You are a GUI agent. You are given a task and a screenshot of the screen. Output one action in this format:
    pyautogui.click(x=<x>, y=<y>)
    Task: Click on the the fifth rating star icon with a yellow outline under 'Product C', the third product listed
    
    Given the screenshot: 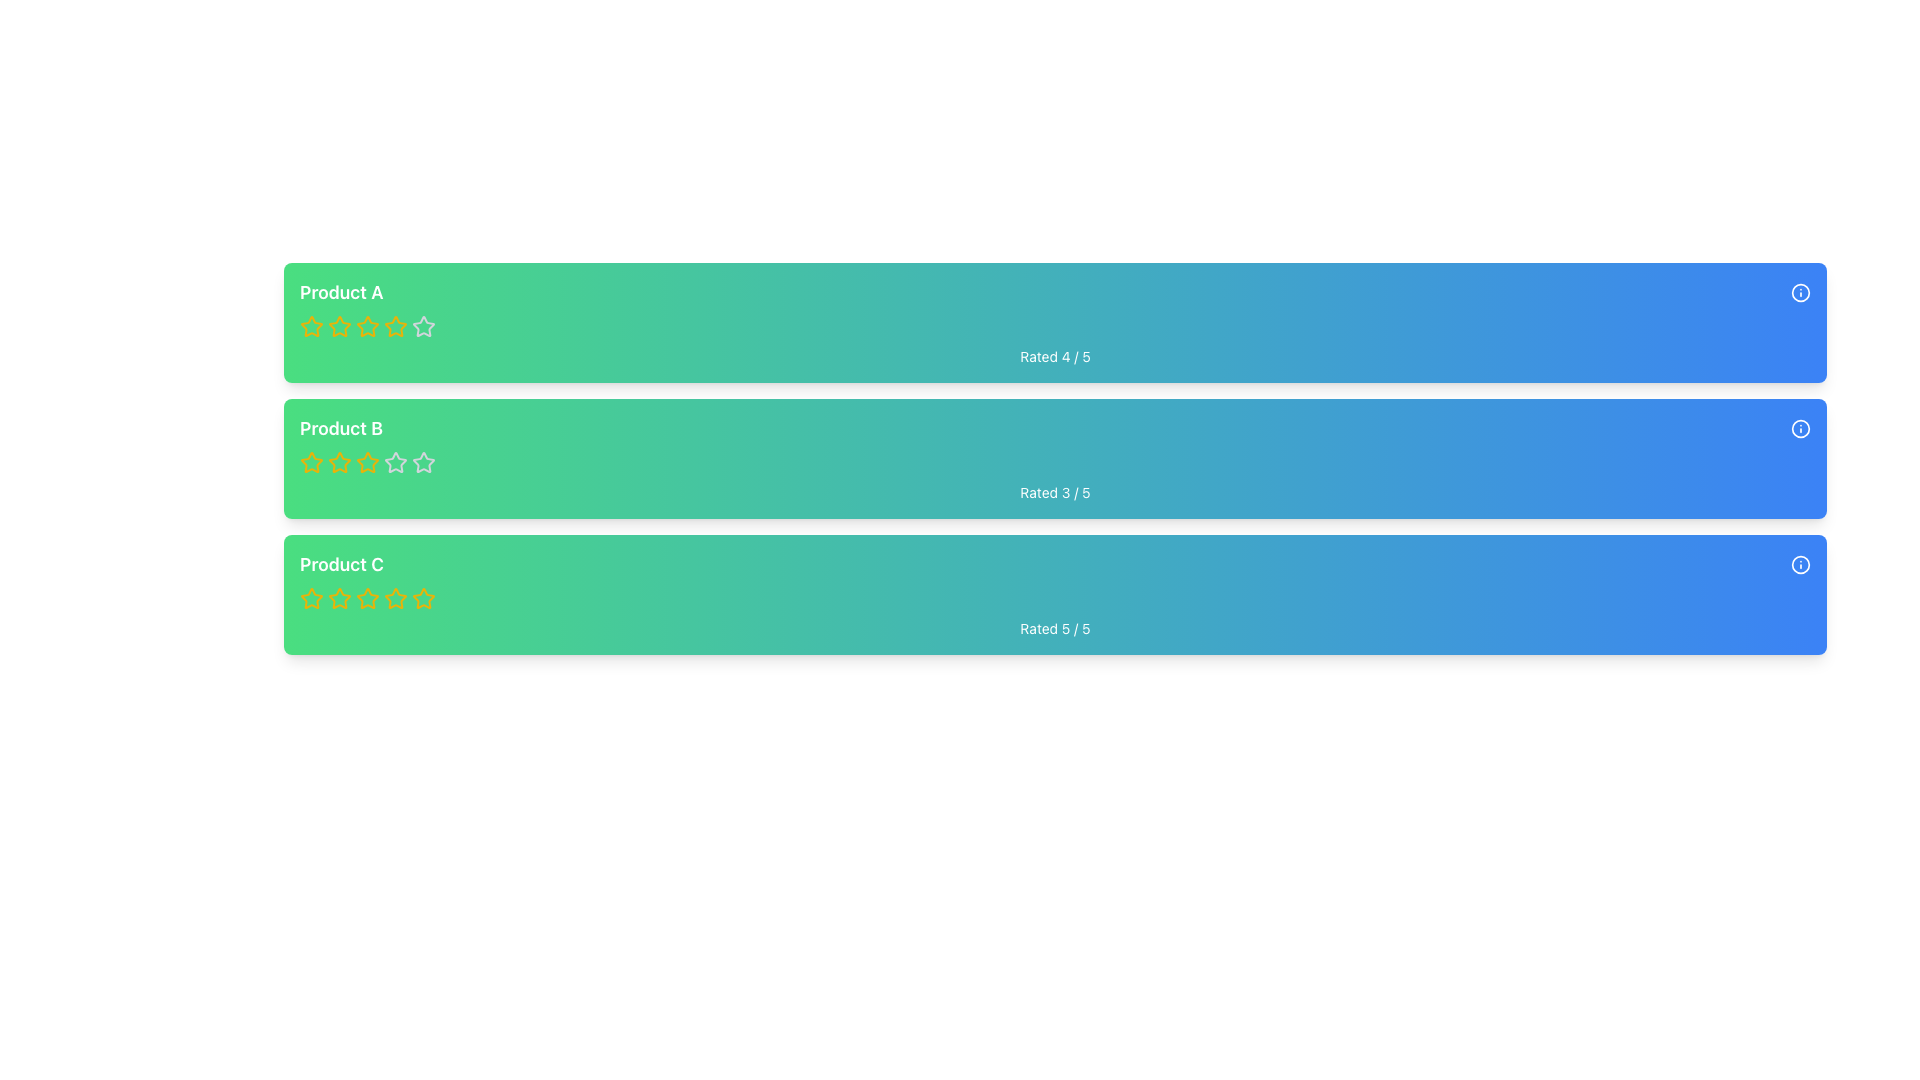 What is the action you would take?
    pyautogui.click(x=368, y=597)
    